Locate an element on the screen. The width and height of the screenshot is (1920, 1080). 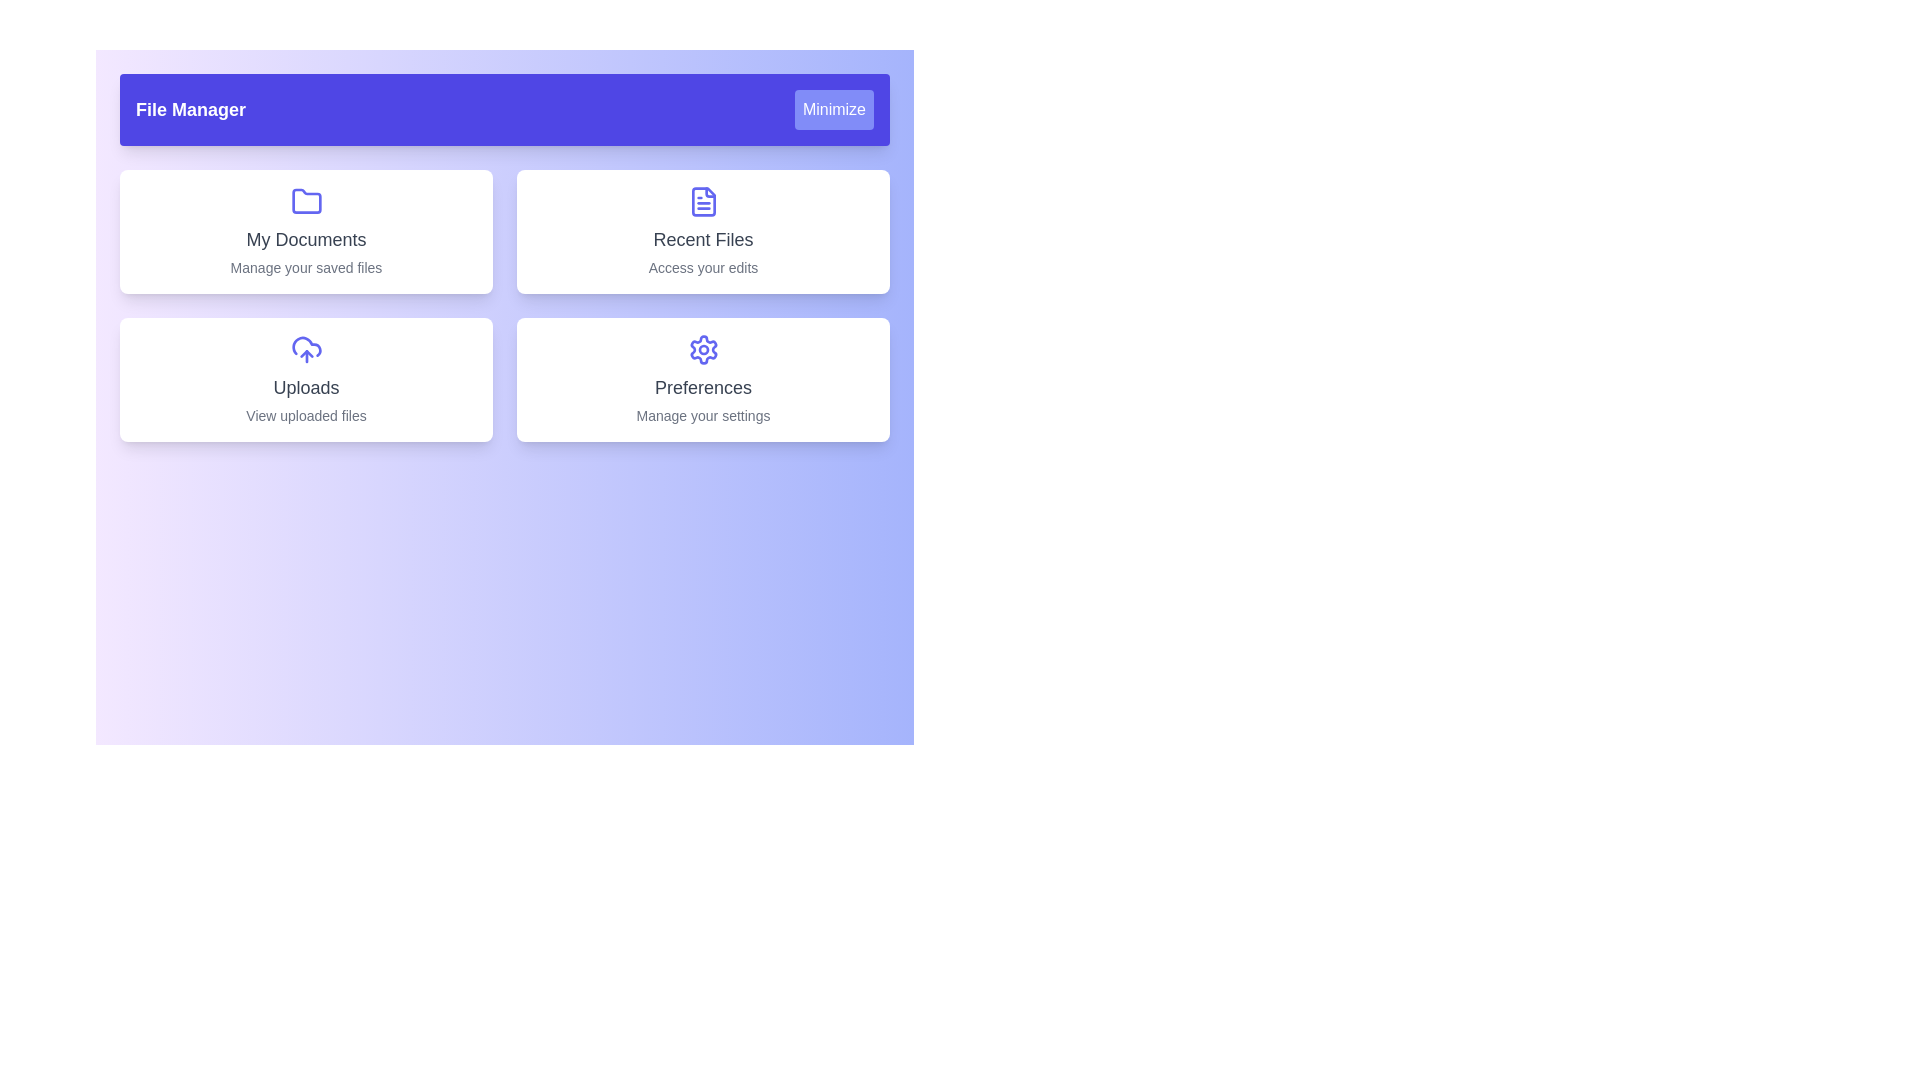
the section labeled Preferences to explore its functionality is located at coordinates (703, 380).